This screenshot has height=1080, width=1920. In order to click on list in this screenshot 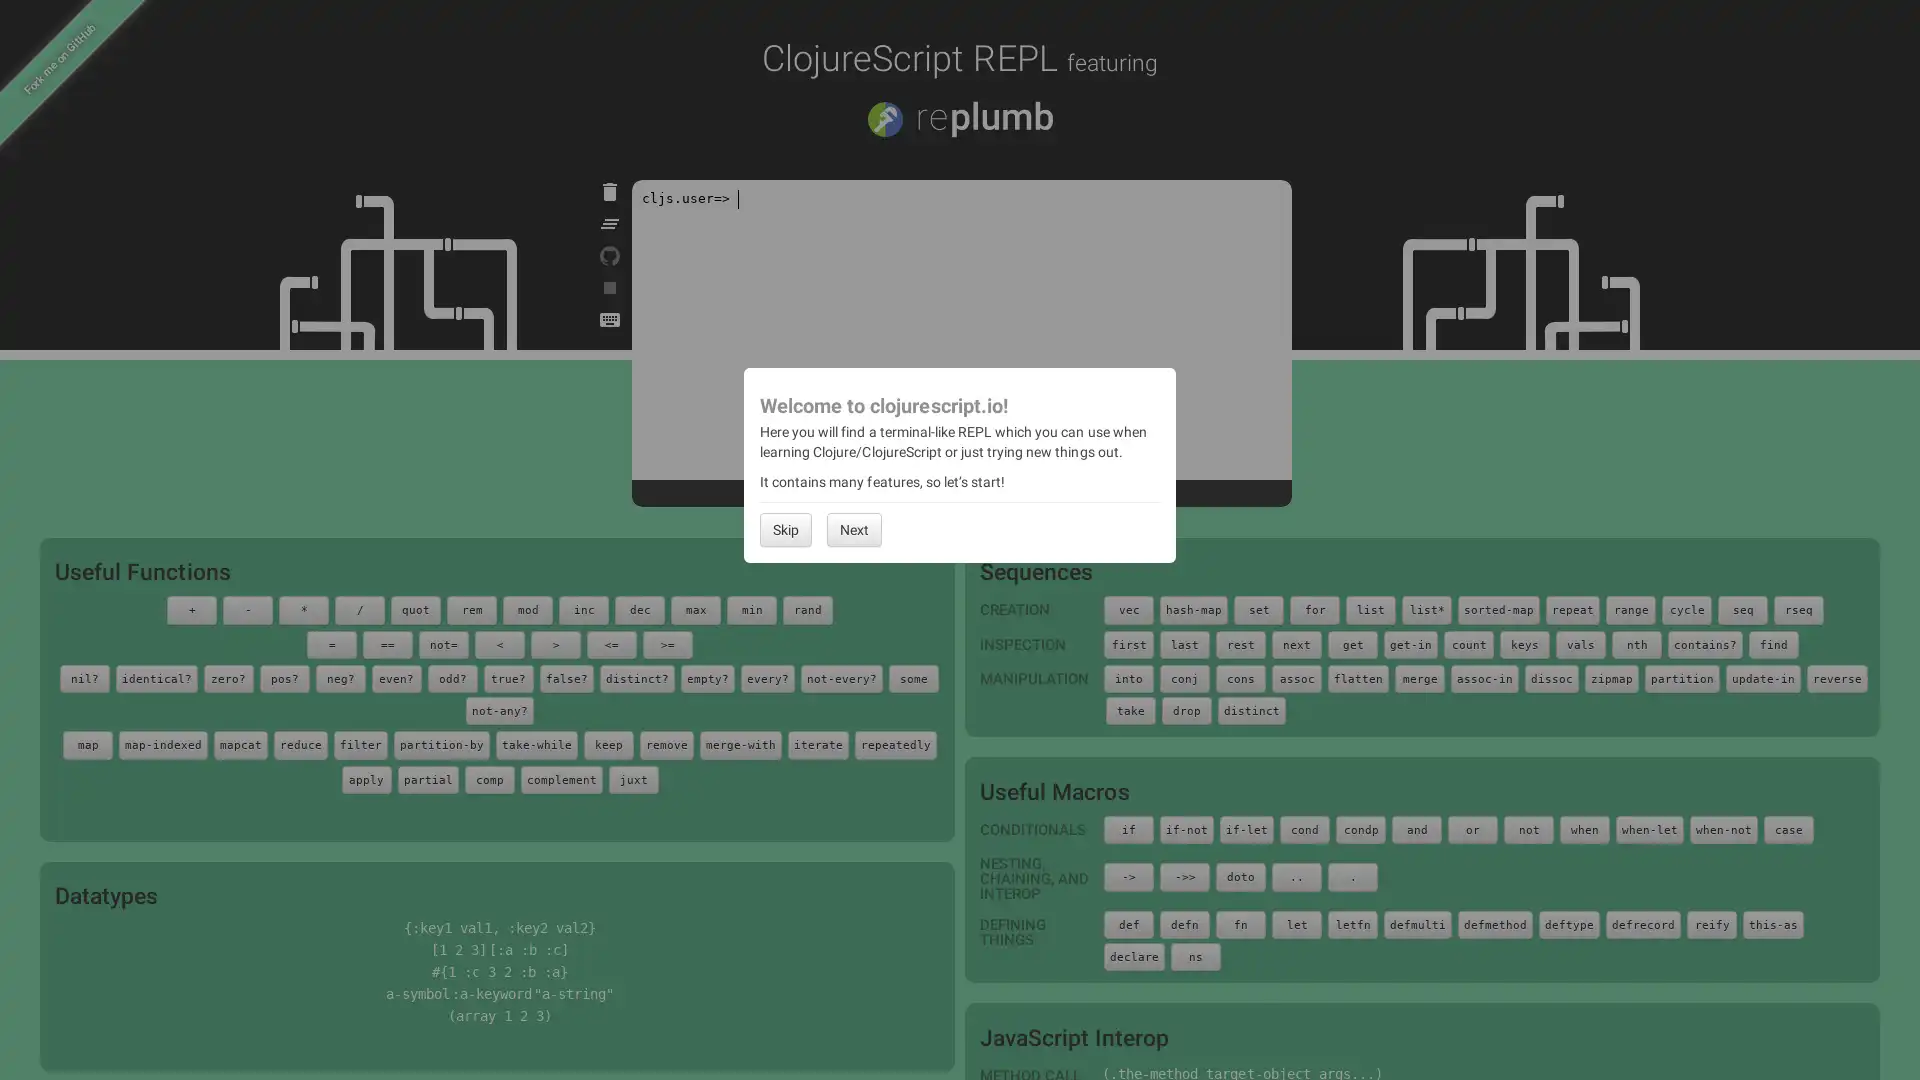, I will do `click(1370, 608)`.